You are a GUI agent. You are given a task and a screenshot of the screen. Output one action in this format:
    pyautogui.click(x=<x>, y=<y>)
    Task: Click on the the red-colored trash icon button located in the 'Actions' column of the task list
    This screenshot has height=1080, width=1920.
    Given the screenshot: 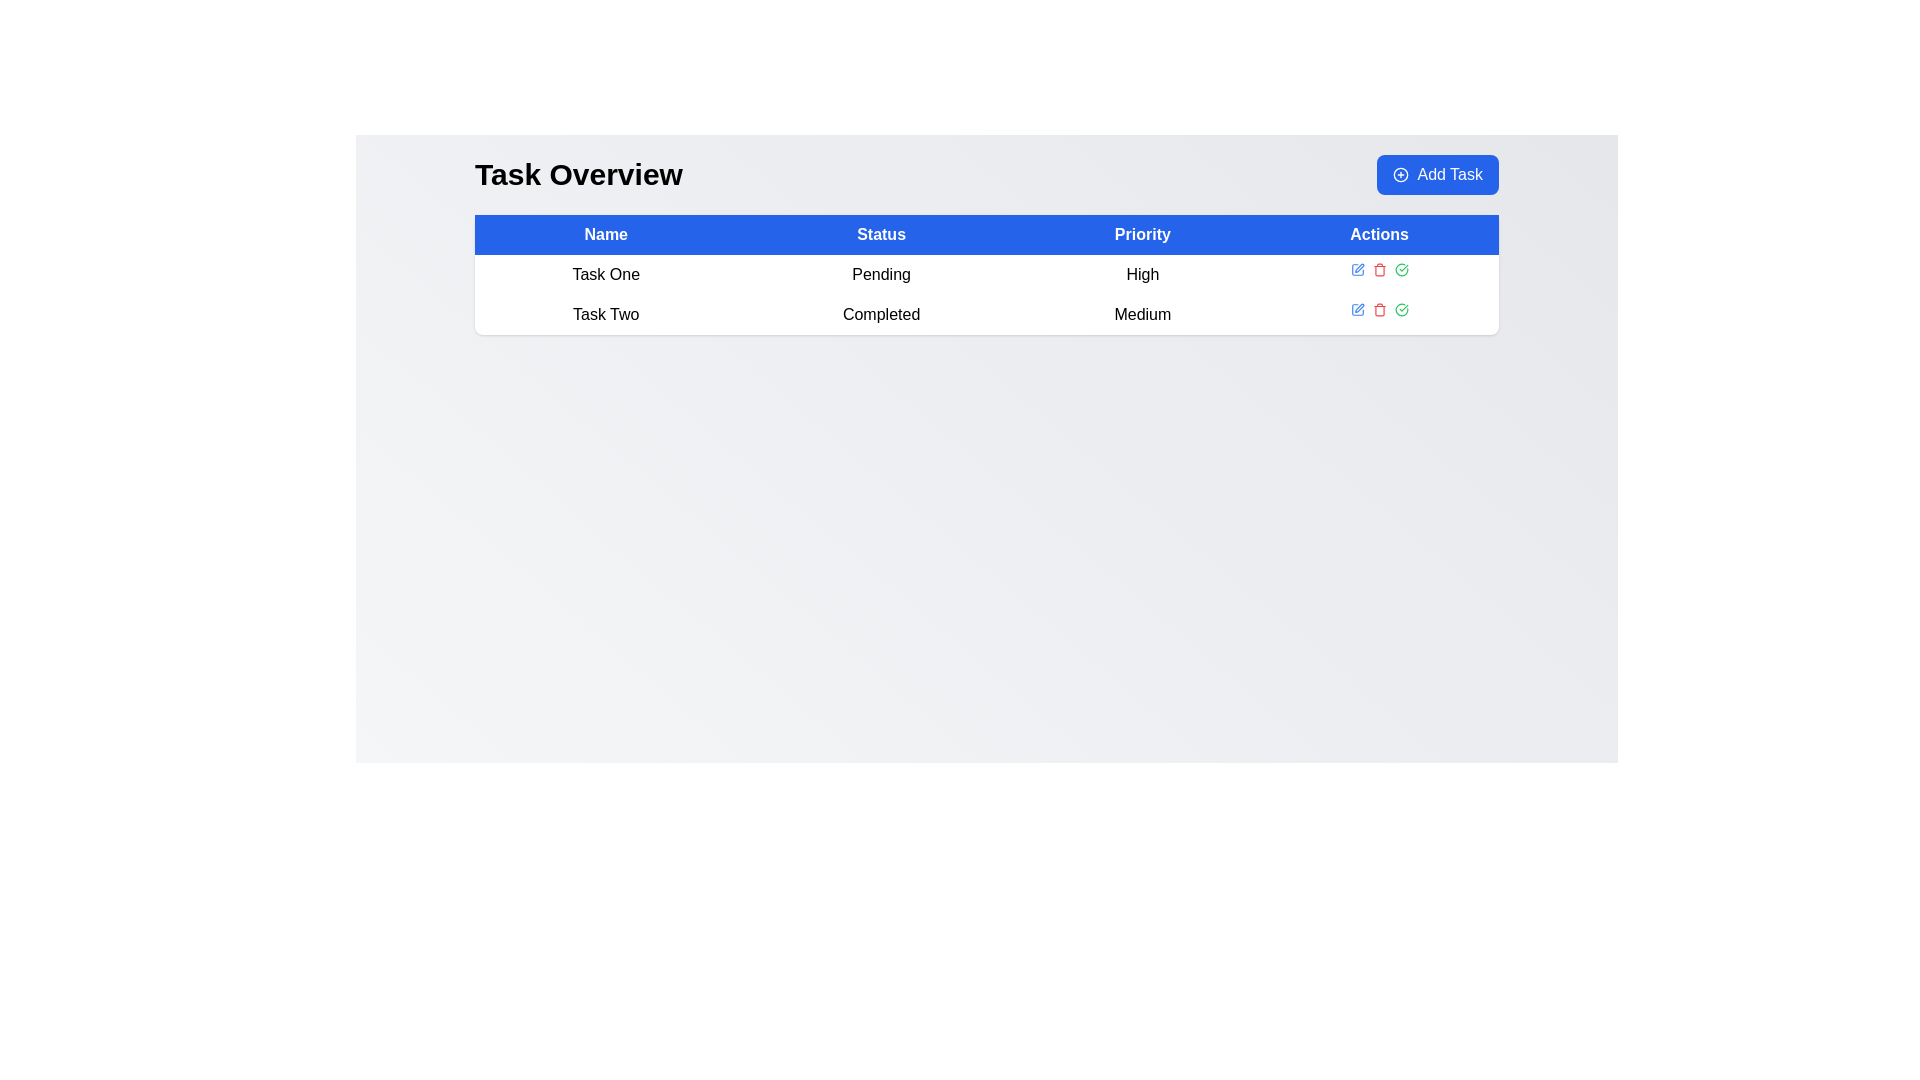 What is the action you would take?
    pyautogui.click(x=1378, y=309)
    